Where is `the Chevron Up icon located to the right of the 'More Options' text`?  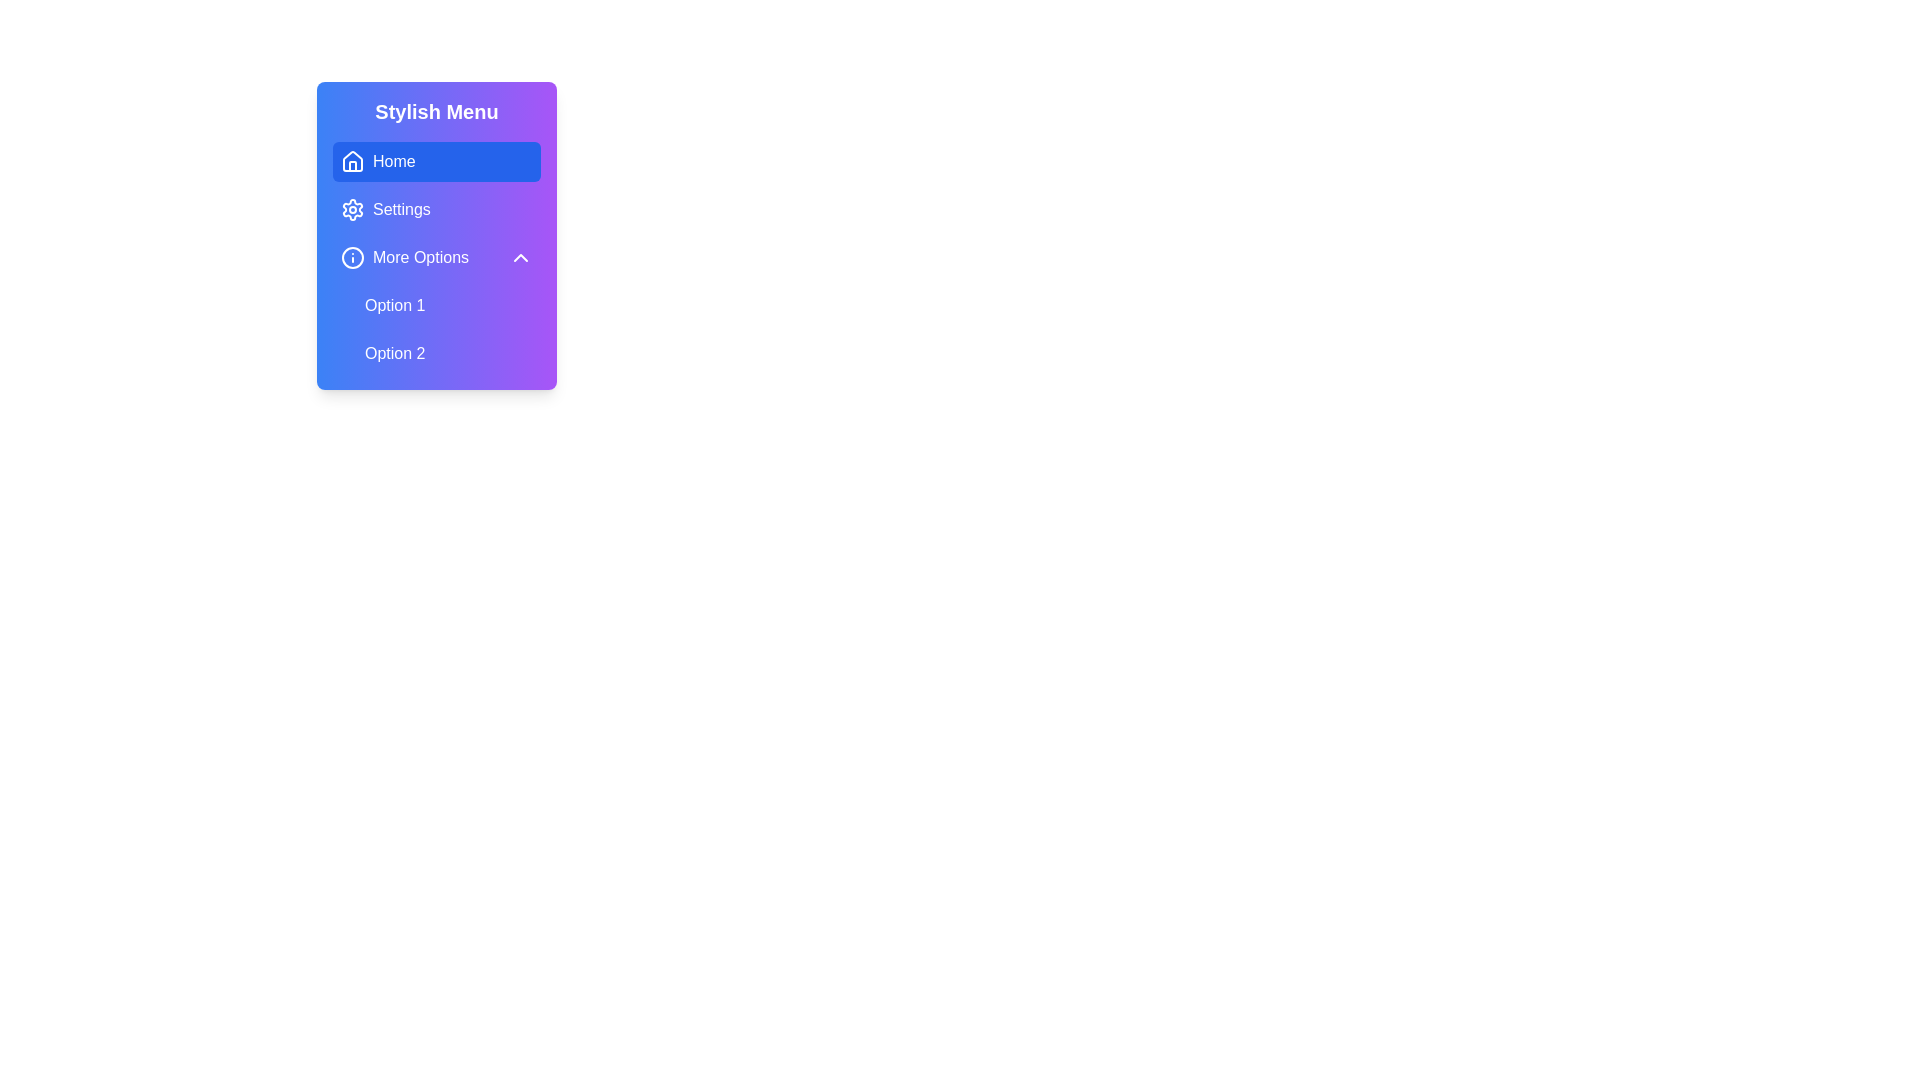 the Chevron Up icon located to the right of the 'More Options' text is located at coordinates (521, 257).